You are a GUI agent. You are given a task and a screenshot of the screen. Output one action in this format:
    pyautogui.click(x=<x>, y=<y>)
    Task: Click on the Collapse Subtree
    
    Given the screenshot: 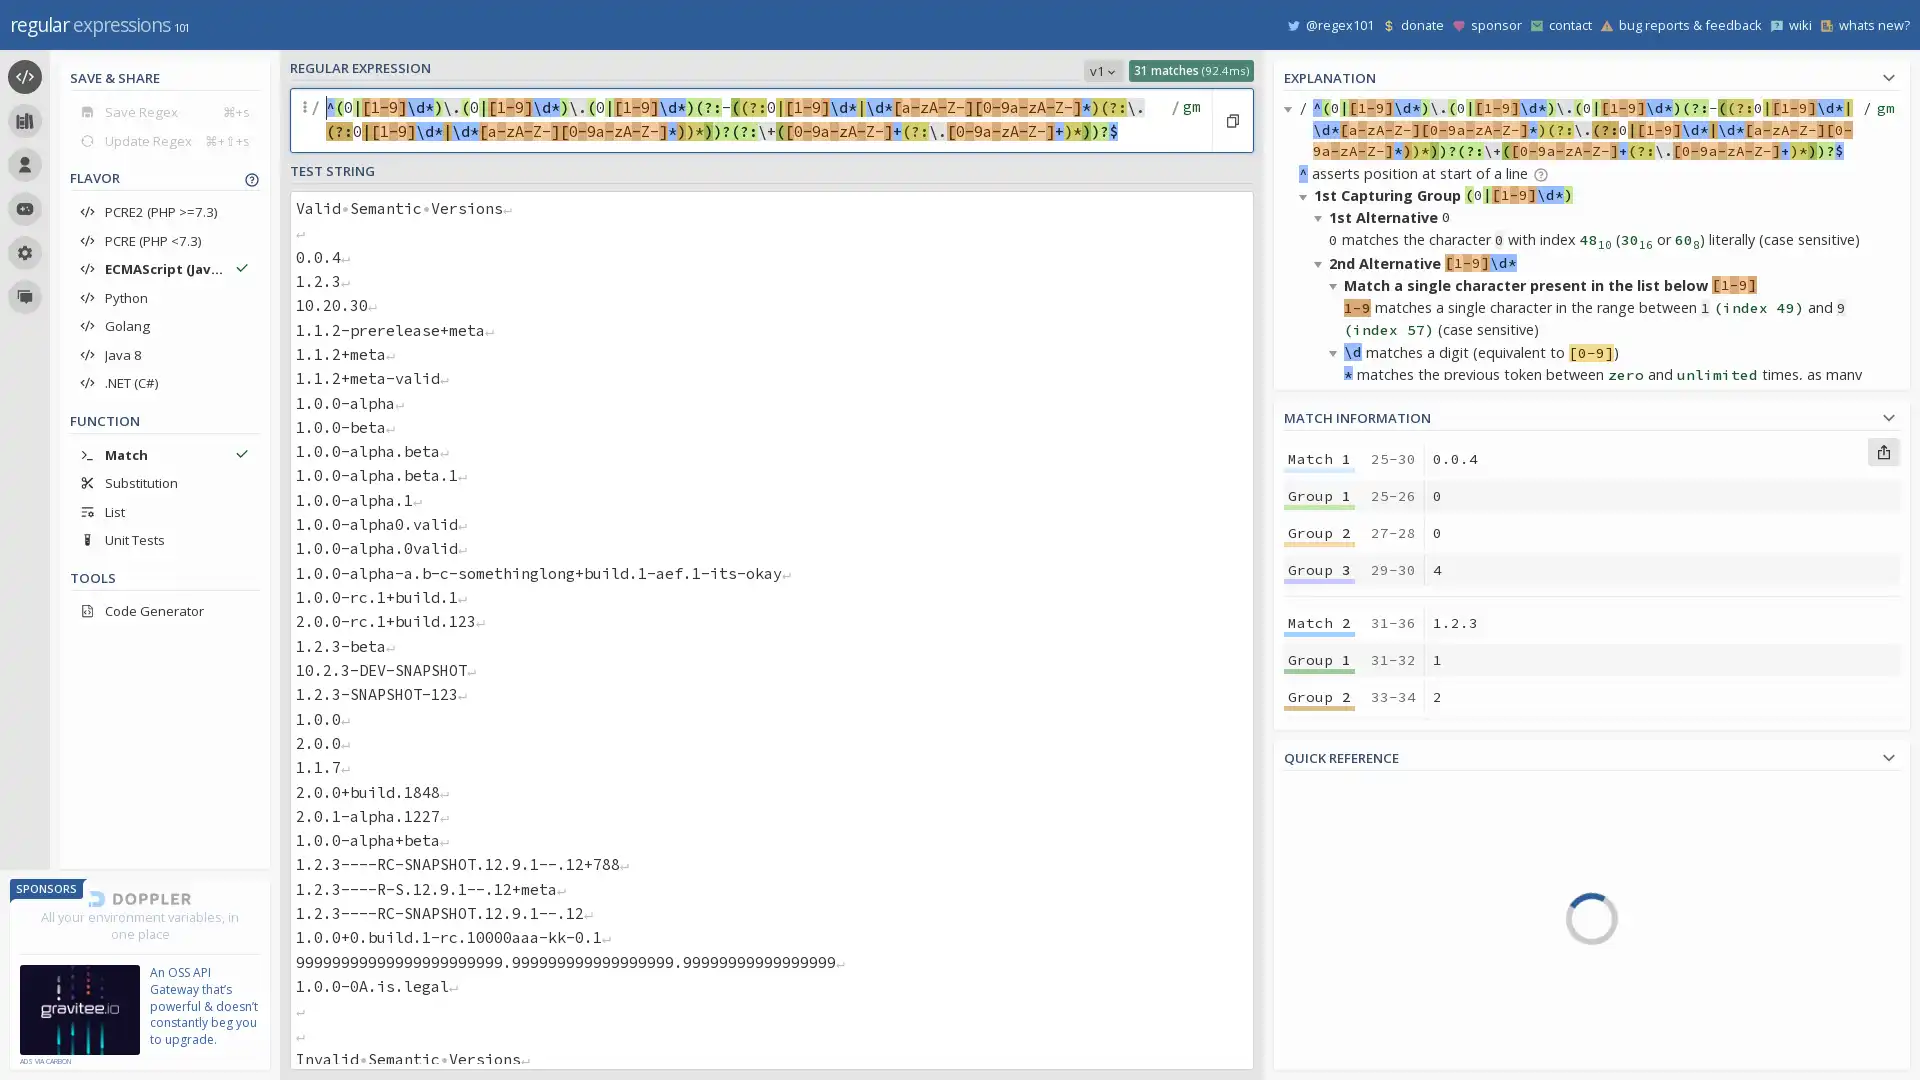 What is the action you would take?
    pyautogui.click(x=1321, y=760)
    